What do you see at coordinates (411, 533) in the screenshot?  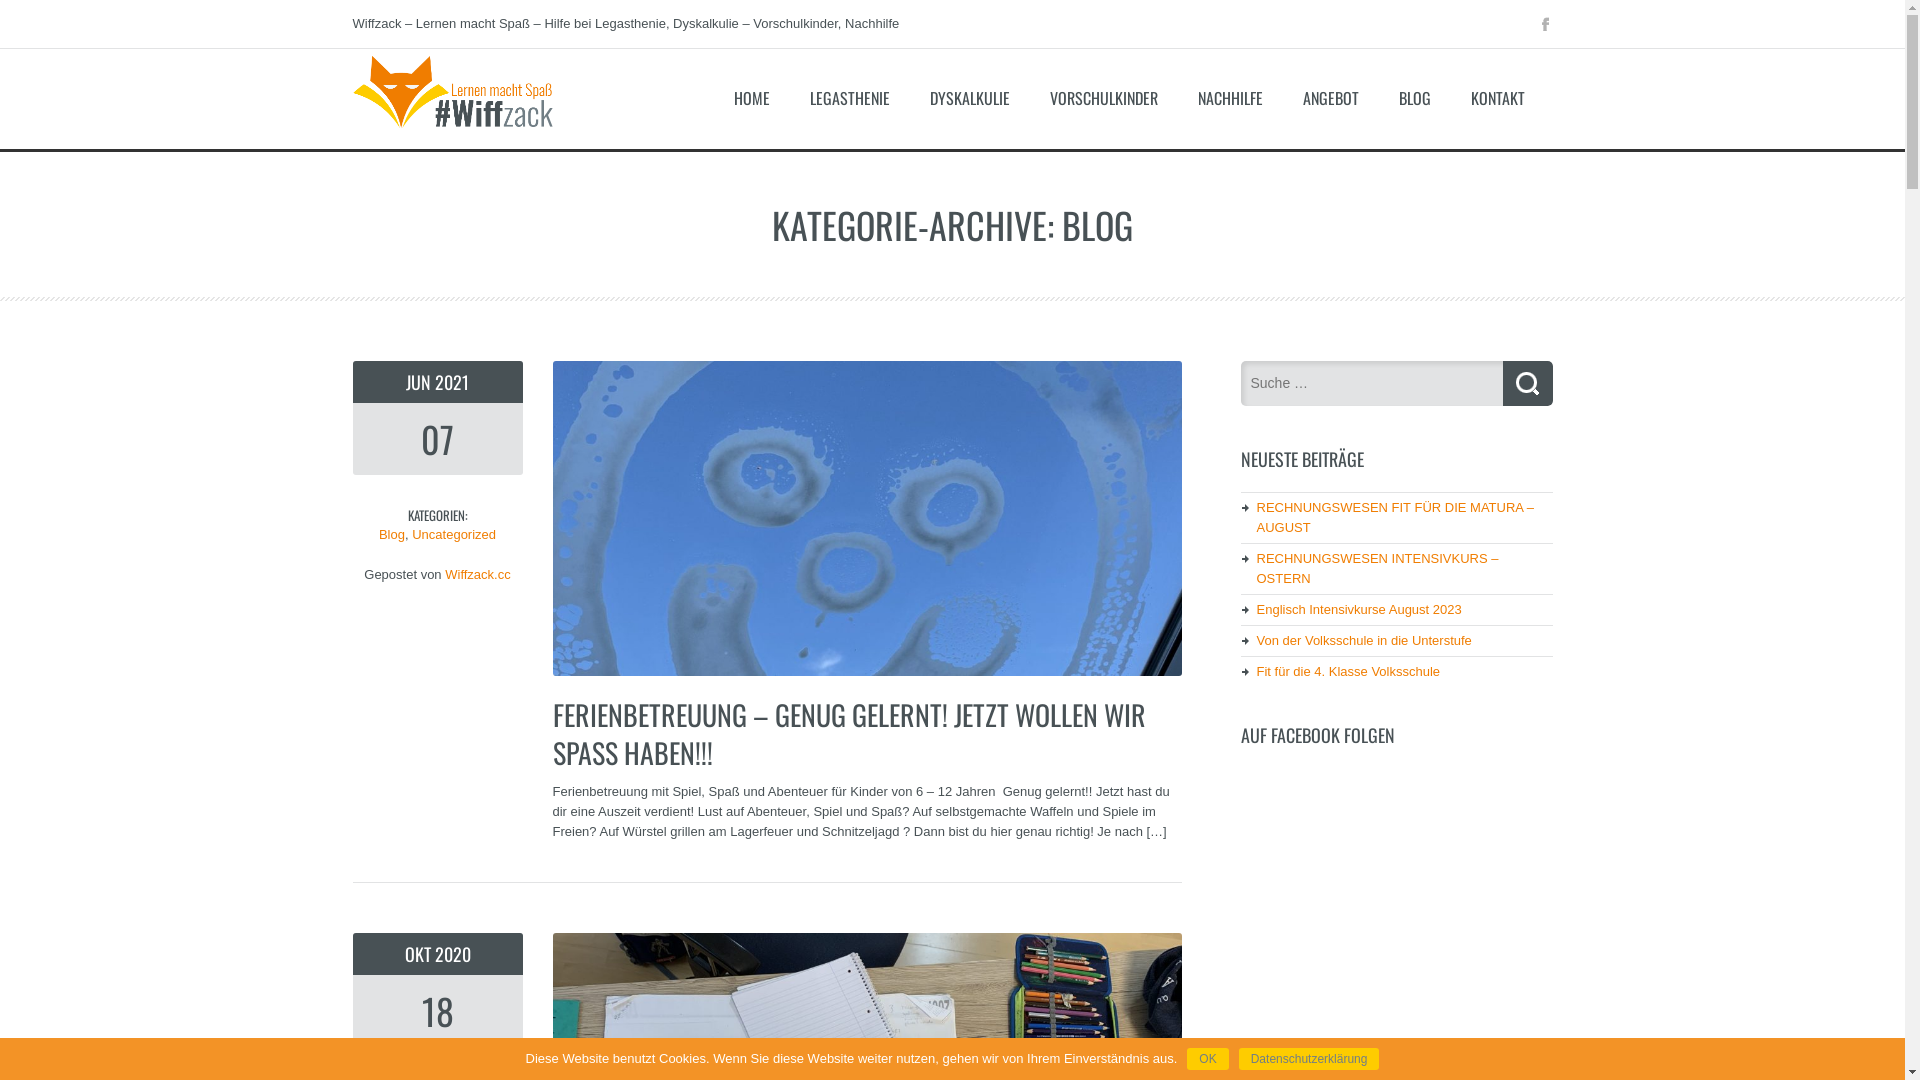 I see `'Uncategorized'` at bounding box center [411, 533].